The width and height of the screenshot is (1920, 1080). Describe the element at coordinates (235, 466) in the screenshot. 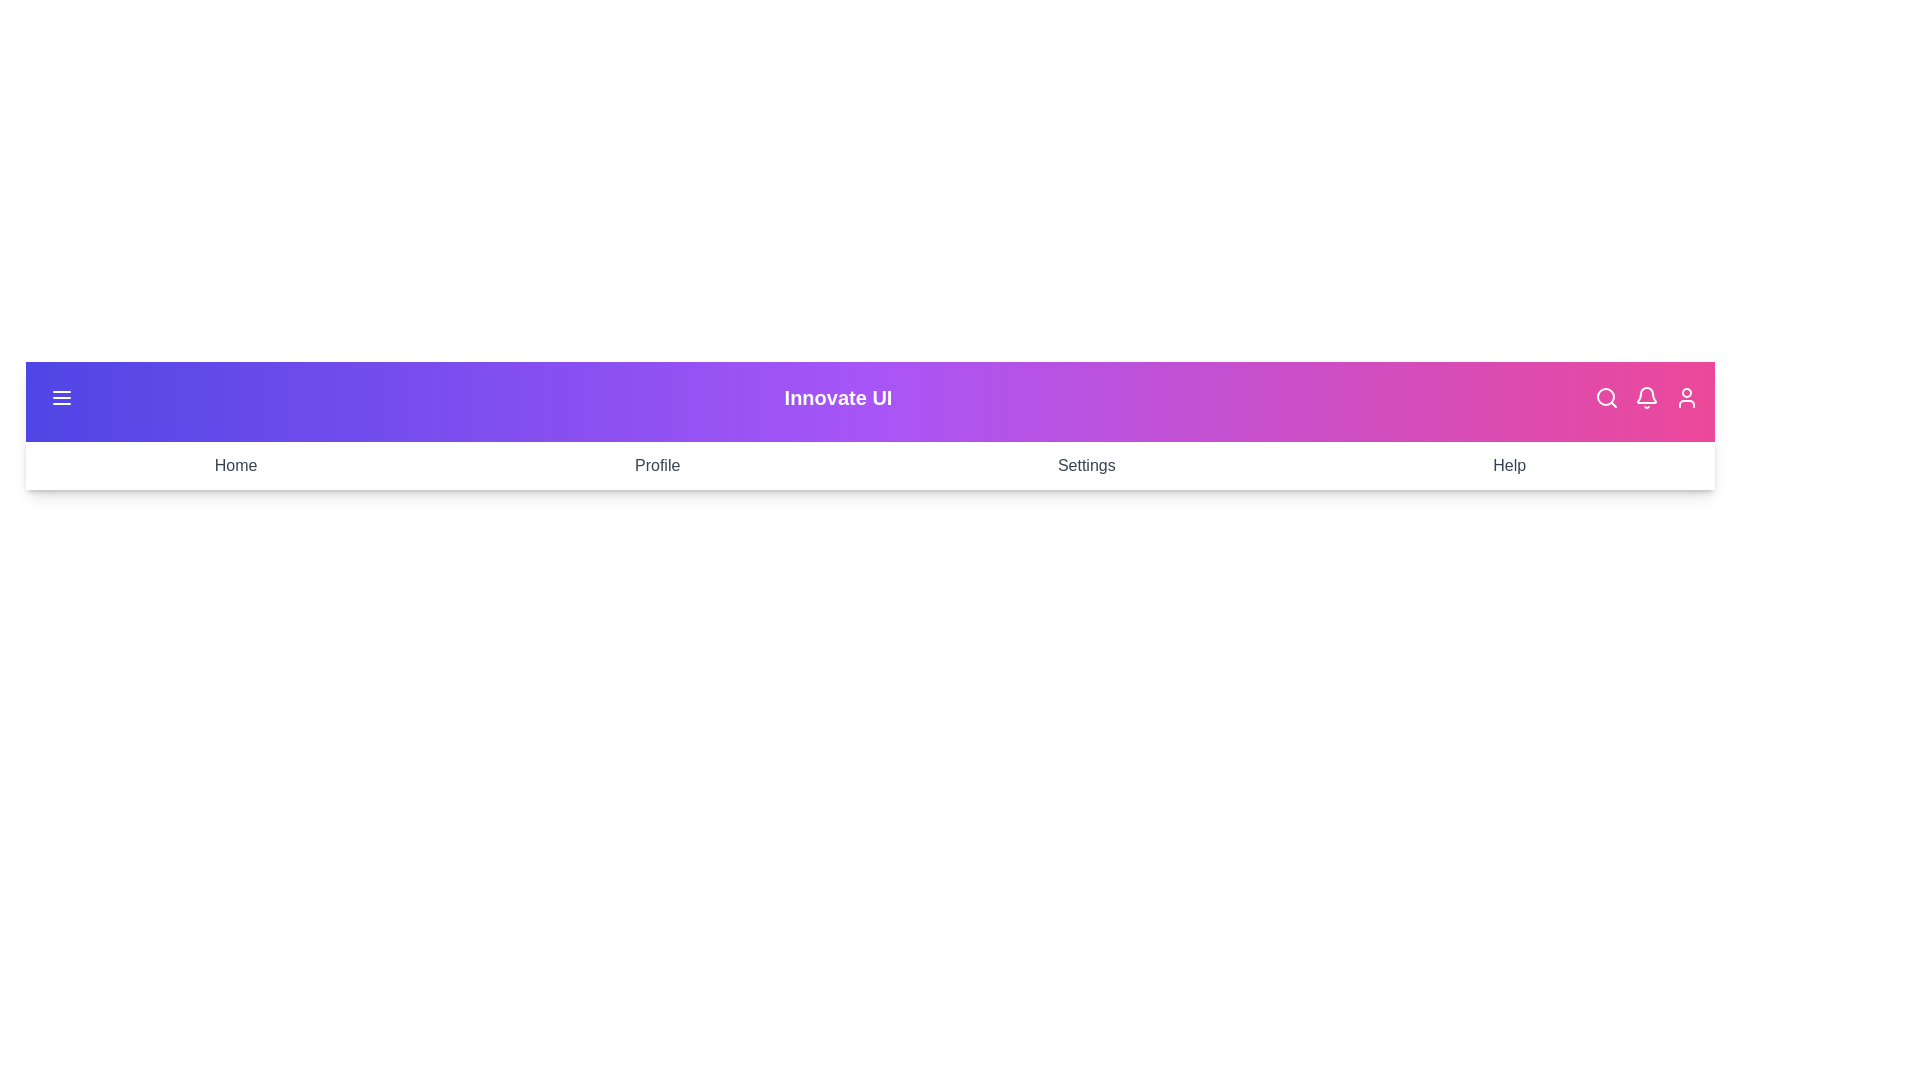

I see `the menu item labeled Home to navigate to the corresponding section` at that location.